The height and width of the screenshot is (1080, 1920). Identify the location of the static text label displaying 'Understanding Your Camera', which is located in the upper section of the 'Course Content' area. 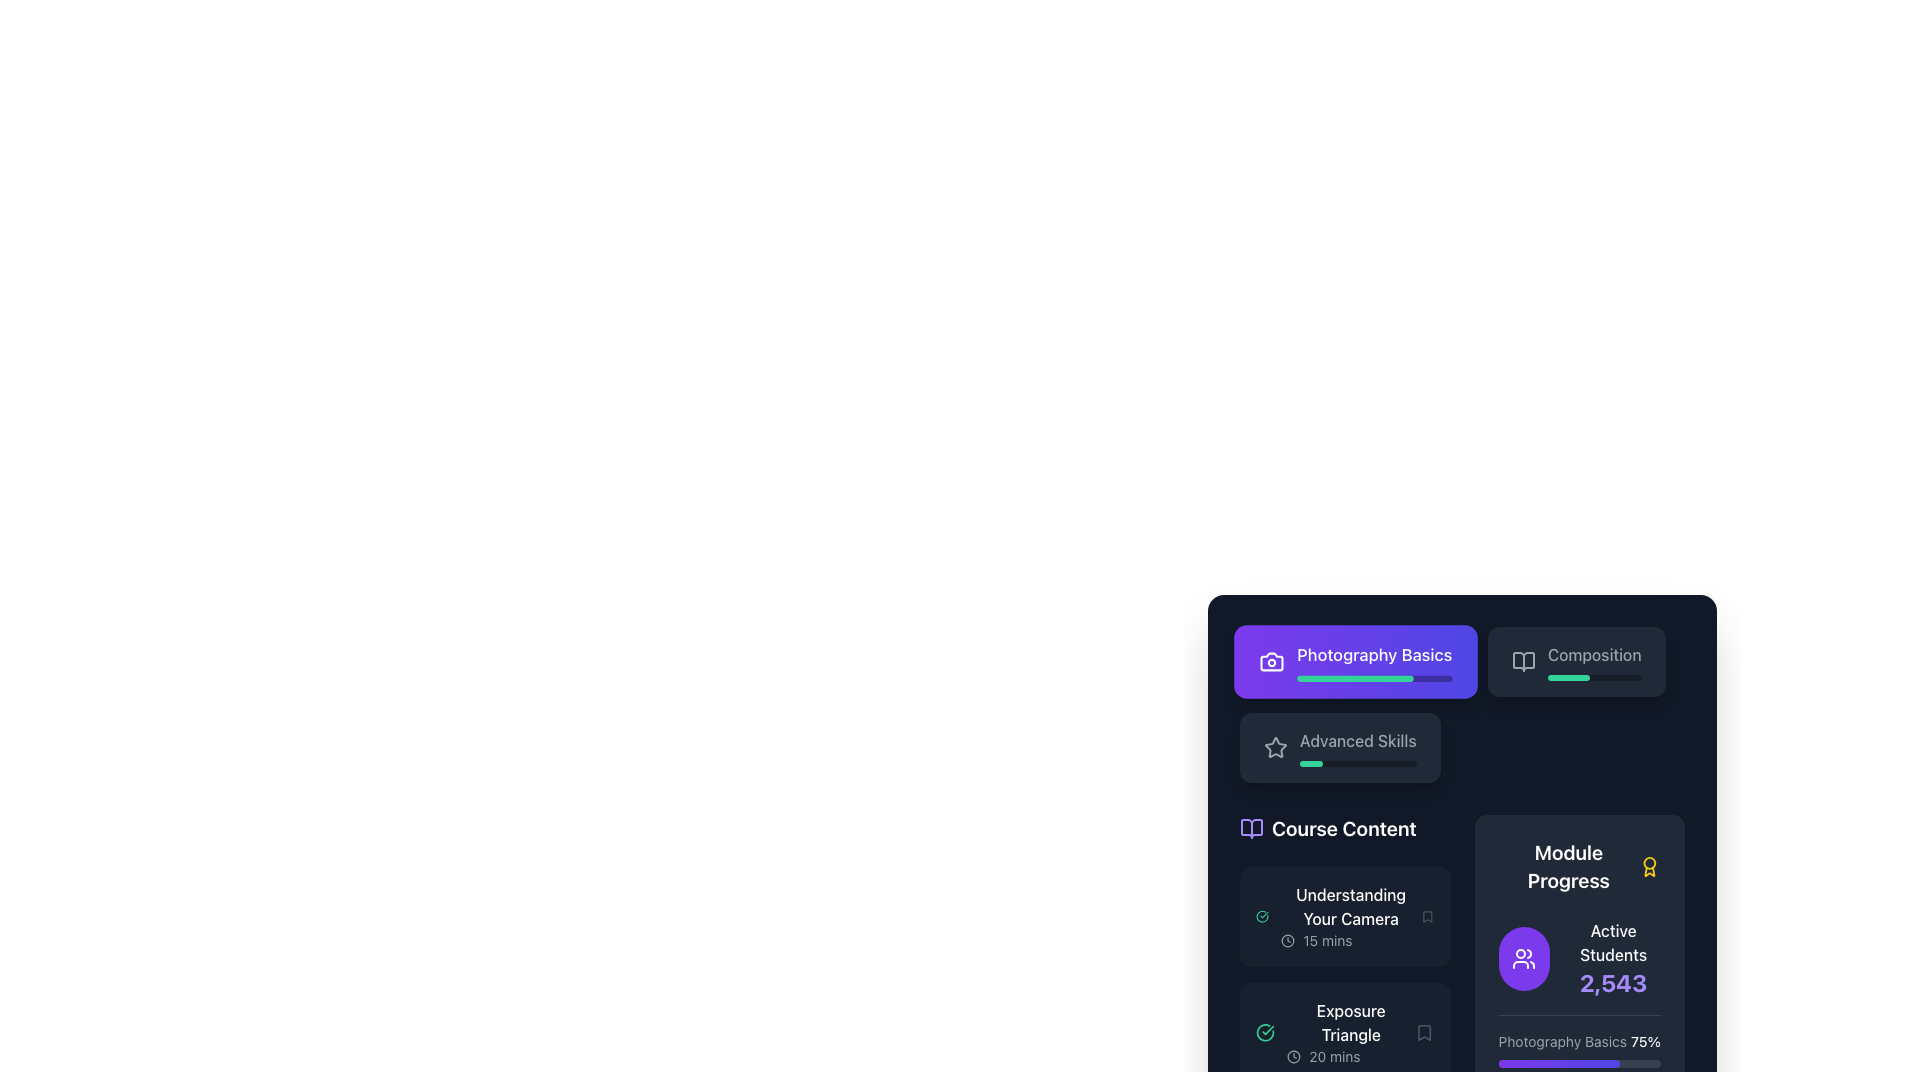
(1351, 906).